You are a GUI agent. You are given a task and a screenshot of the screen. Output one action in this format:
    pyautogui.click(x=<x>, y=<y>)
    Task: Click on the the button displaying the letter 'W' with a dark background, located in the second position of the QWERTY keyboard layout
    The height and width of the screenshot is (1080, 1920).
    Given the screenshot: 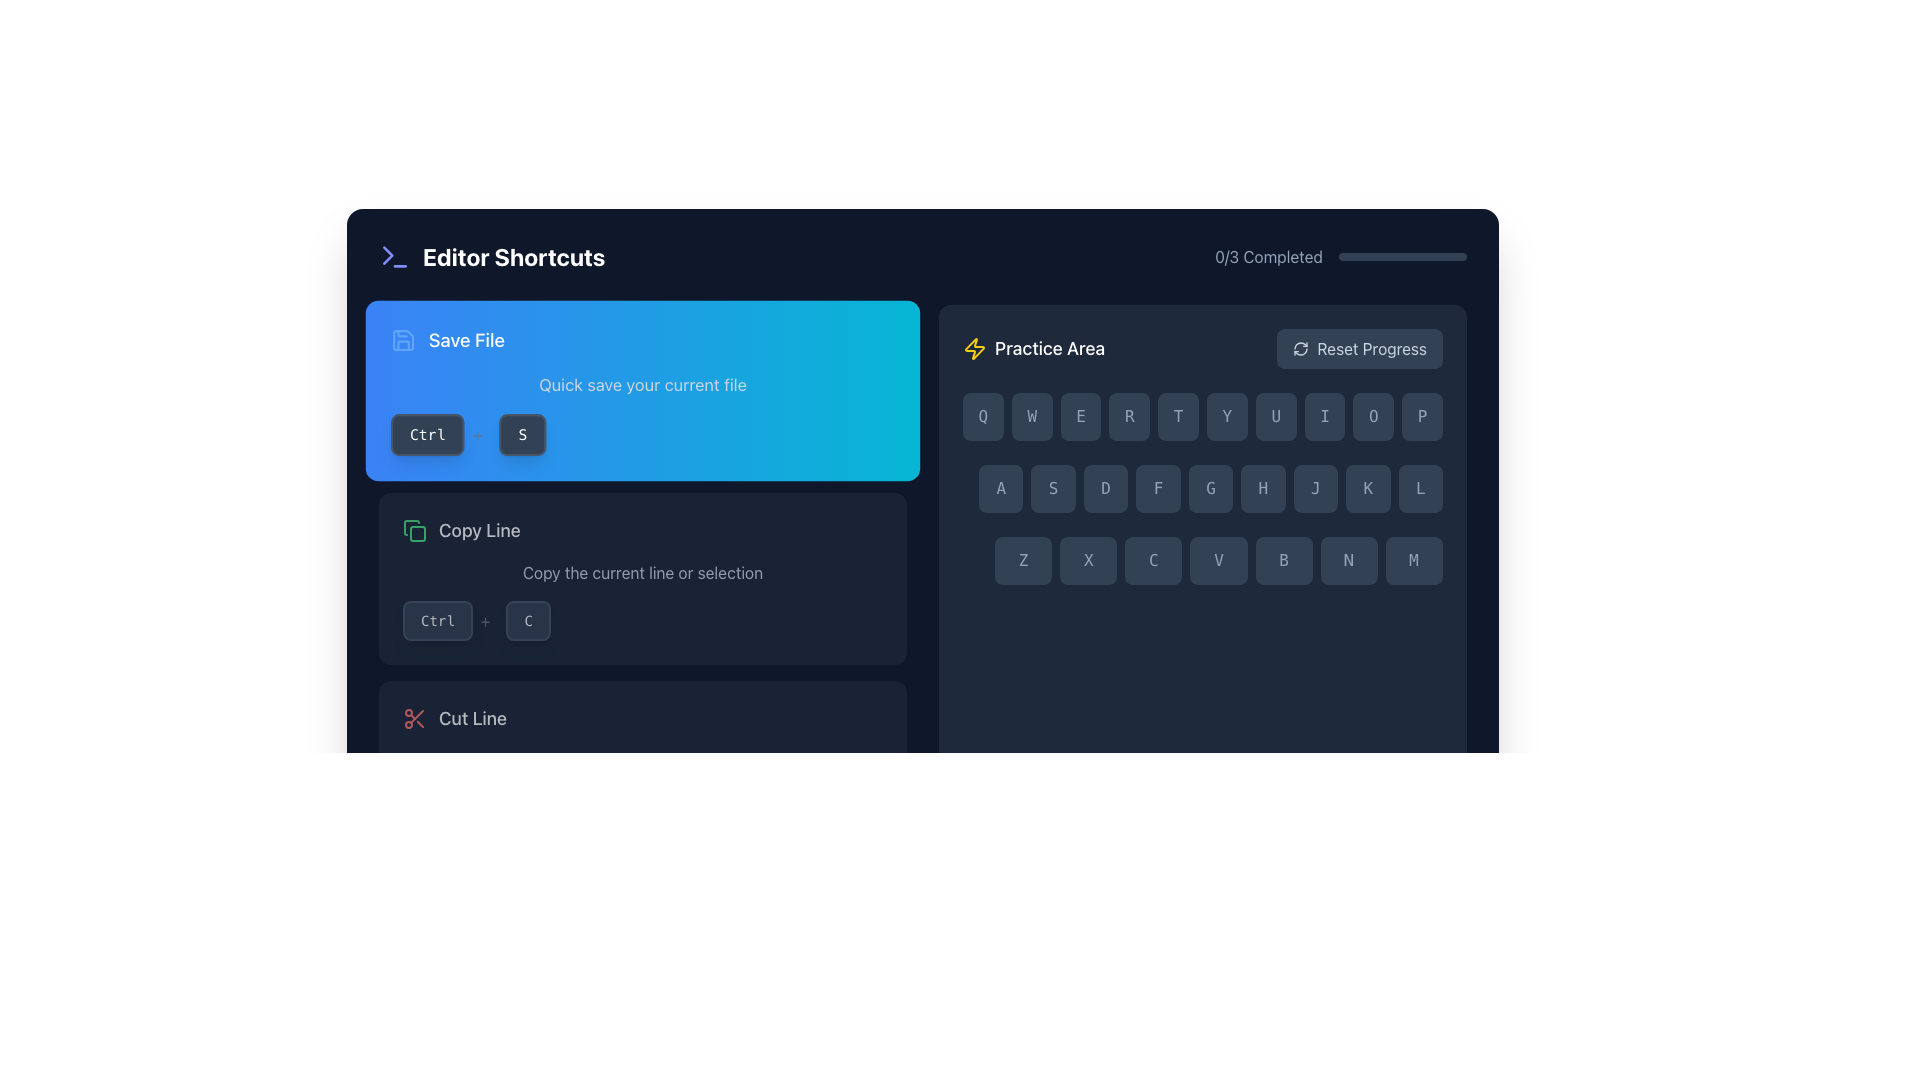 What is the action you would take?
    pyautogui.click(x=1032, y=415)
    